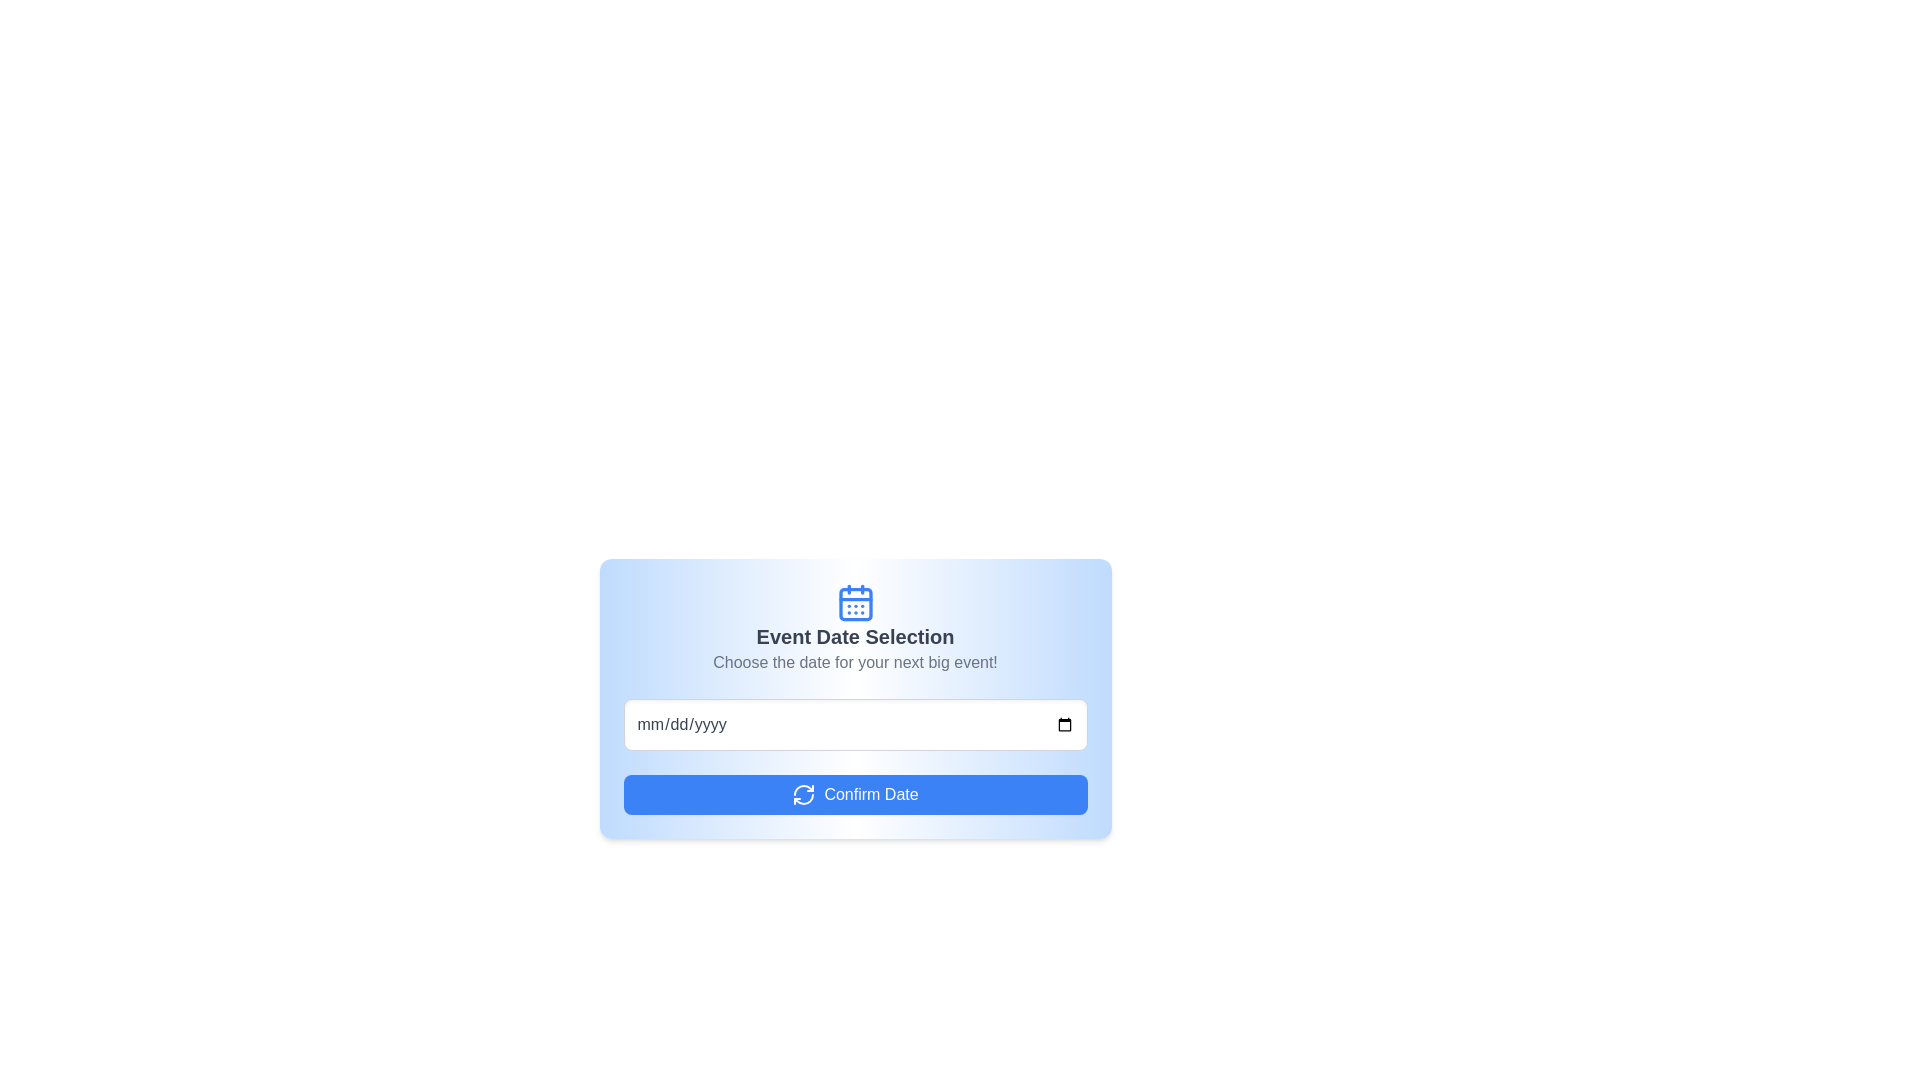  Describe the element at coordinates (855, 663) in the screenshot. I see `the static text element that provides instructions for selecting a date for an event, which is located centrally below the 'Event Date Selection' heading and above the date input field` at that location.